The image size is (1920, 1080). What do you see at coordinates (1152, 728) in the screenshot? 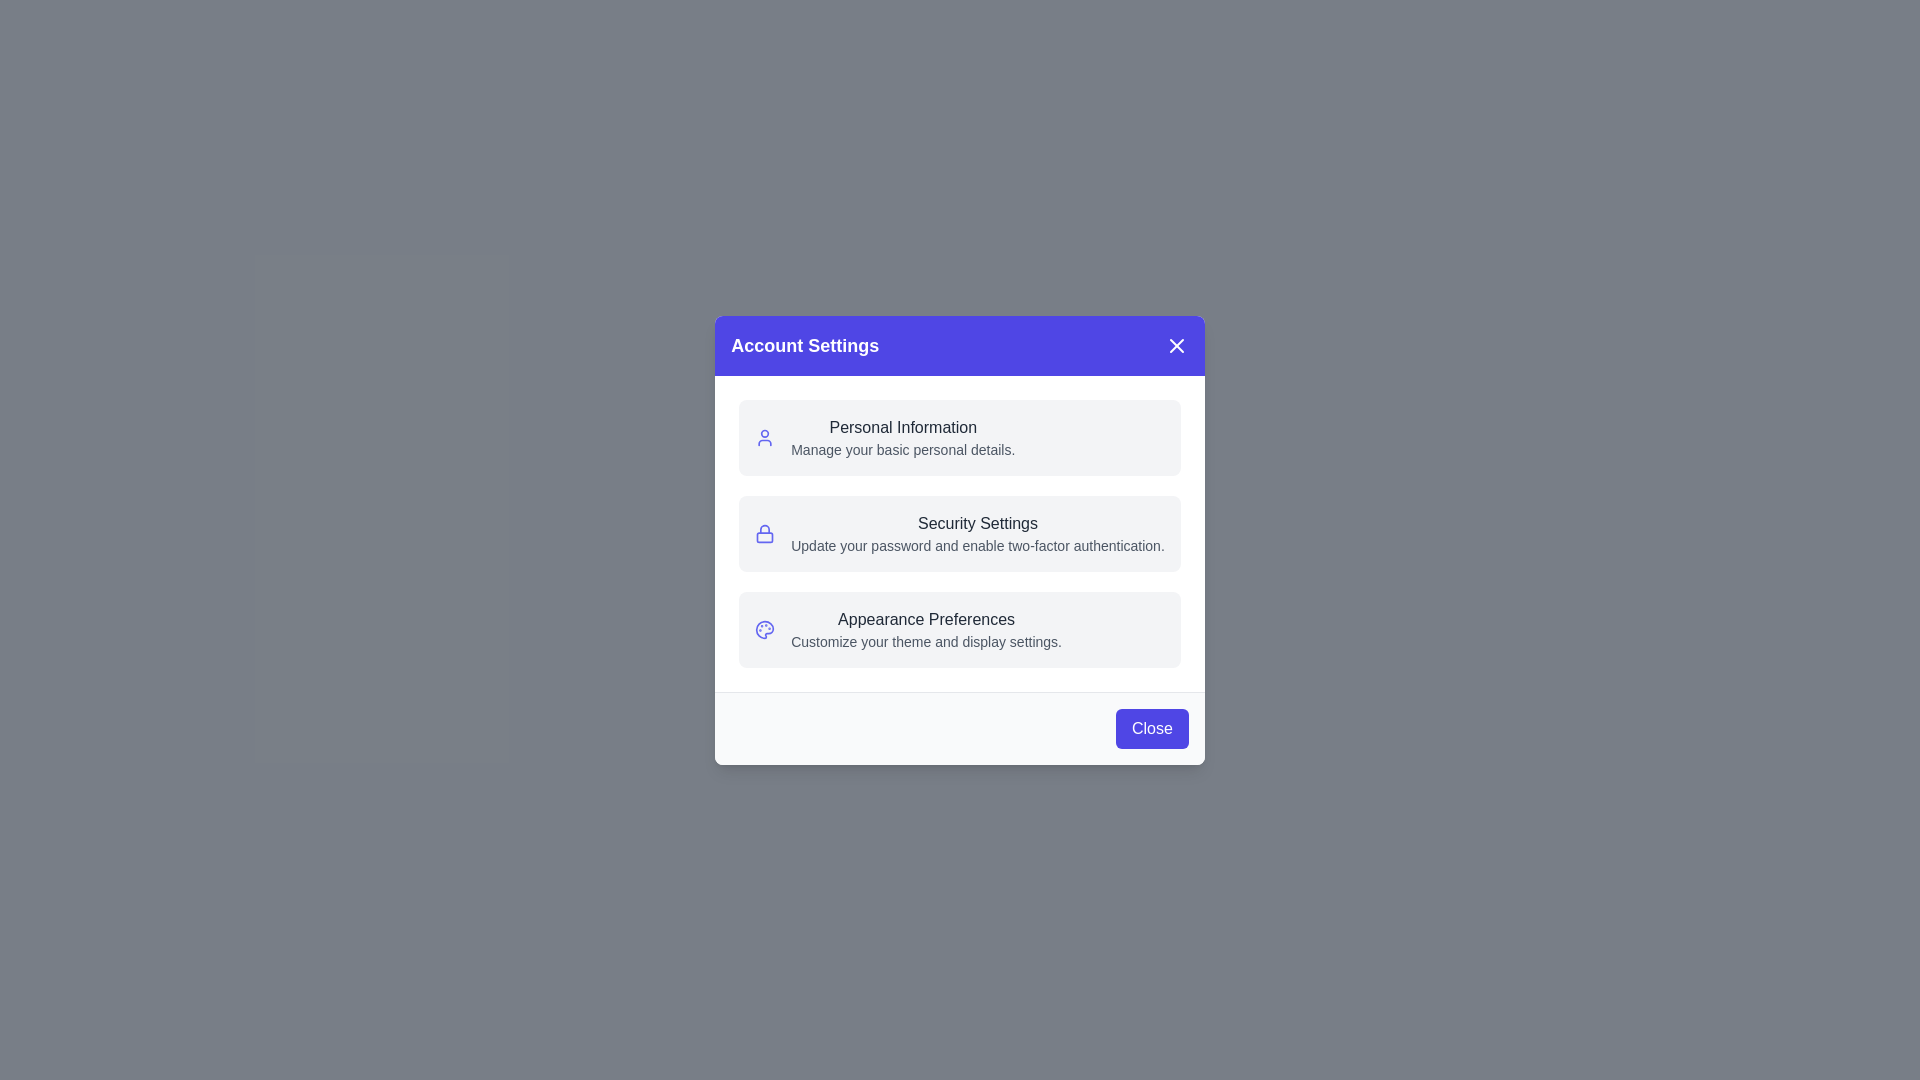
I see `the close button located in the bottom-right corner of the modal dialog box` at bounding box center [1152, 728].